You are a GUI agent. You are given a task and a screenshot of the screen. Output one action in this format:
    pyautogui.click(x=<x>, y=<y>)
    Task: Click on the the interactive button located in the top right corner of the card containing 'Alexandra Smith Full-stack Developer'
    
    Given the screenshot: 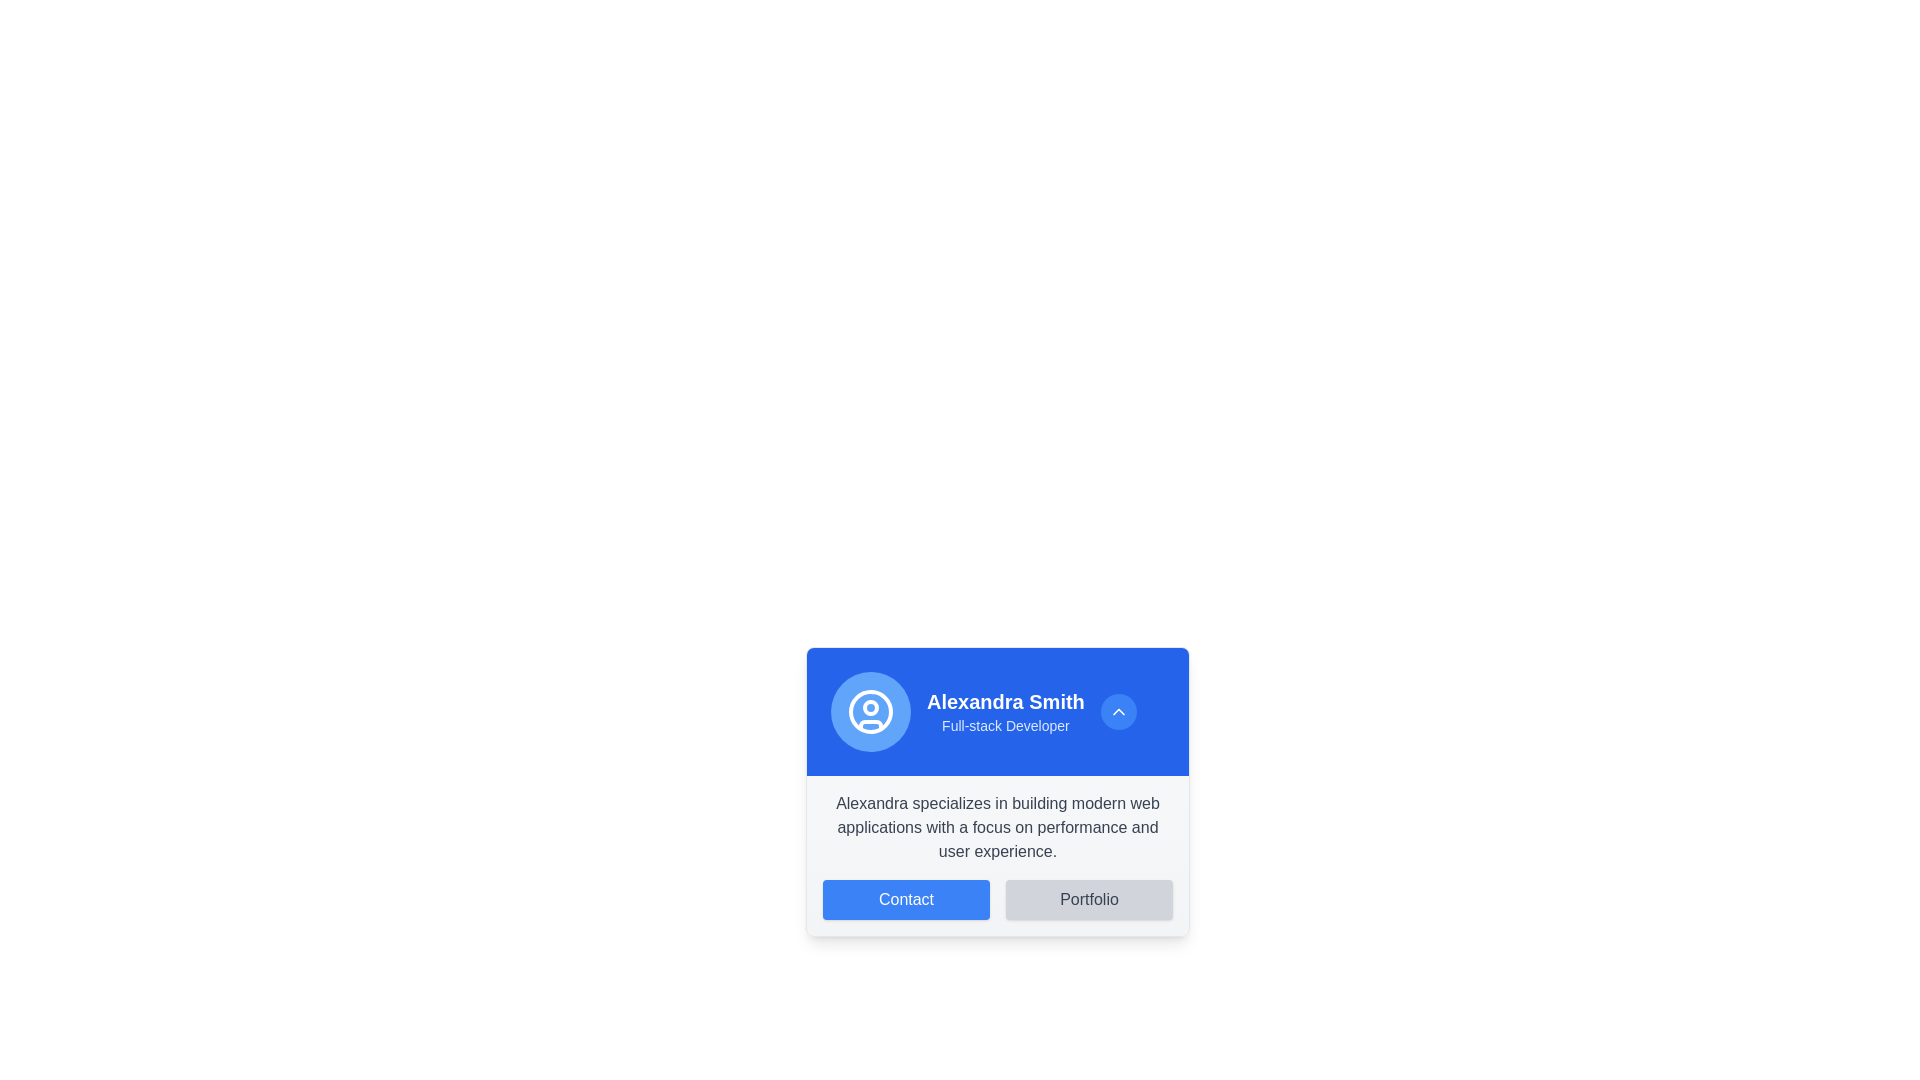 What is the action you would take?
    pyautogui.click(x=1117, y=711)
    